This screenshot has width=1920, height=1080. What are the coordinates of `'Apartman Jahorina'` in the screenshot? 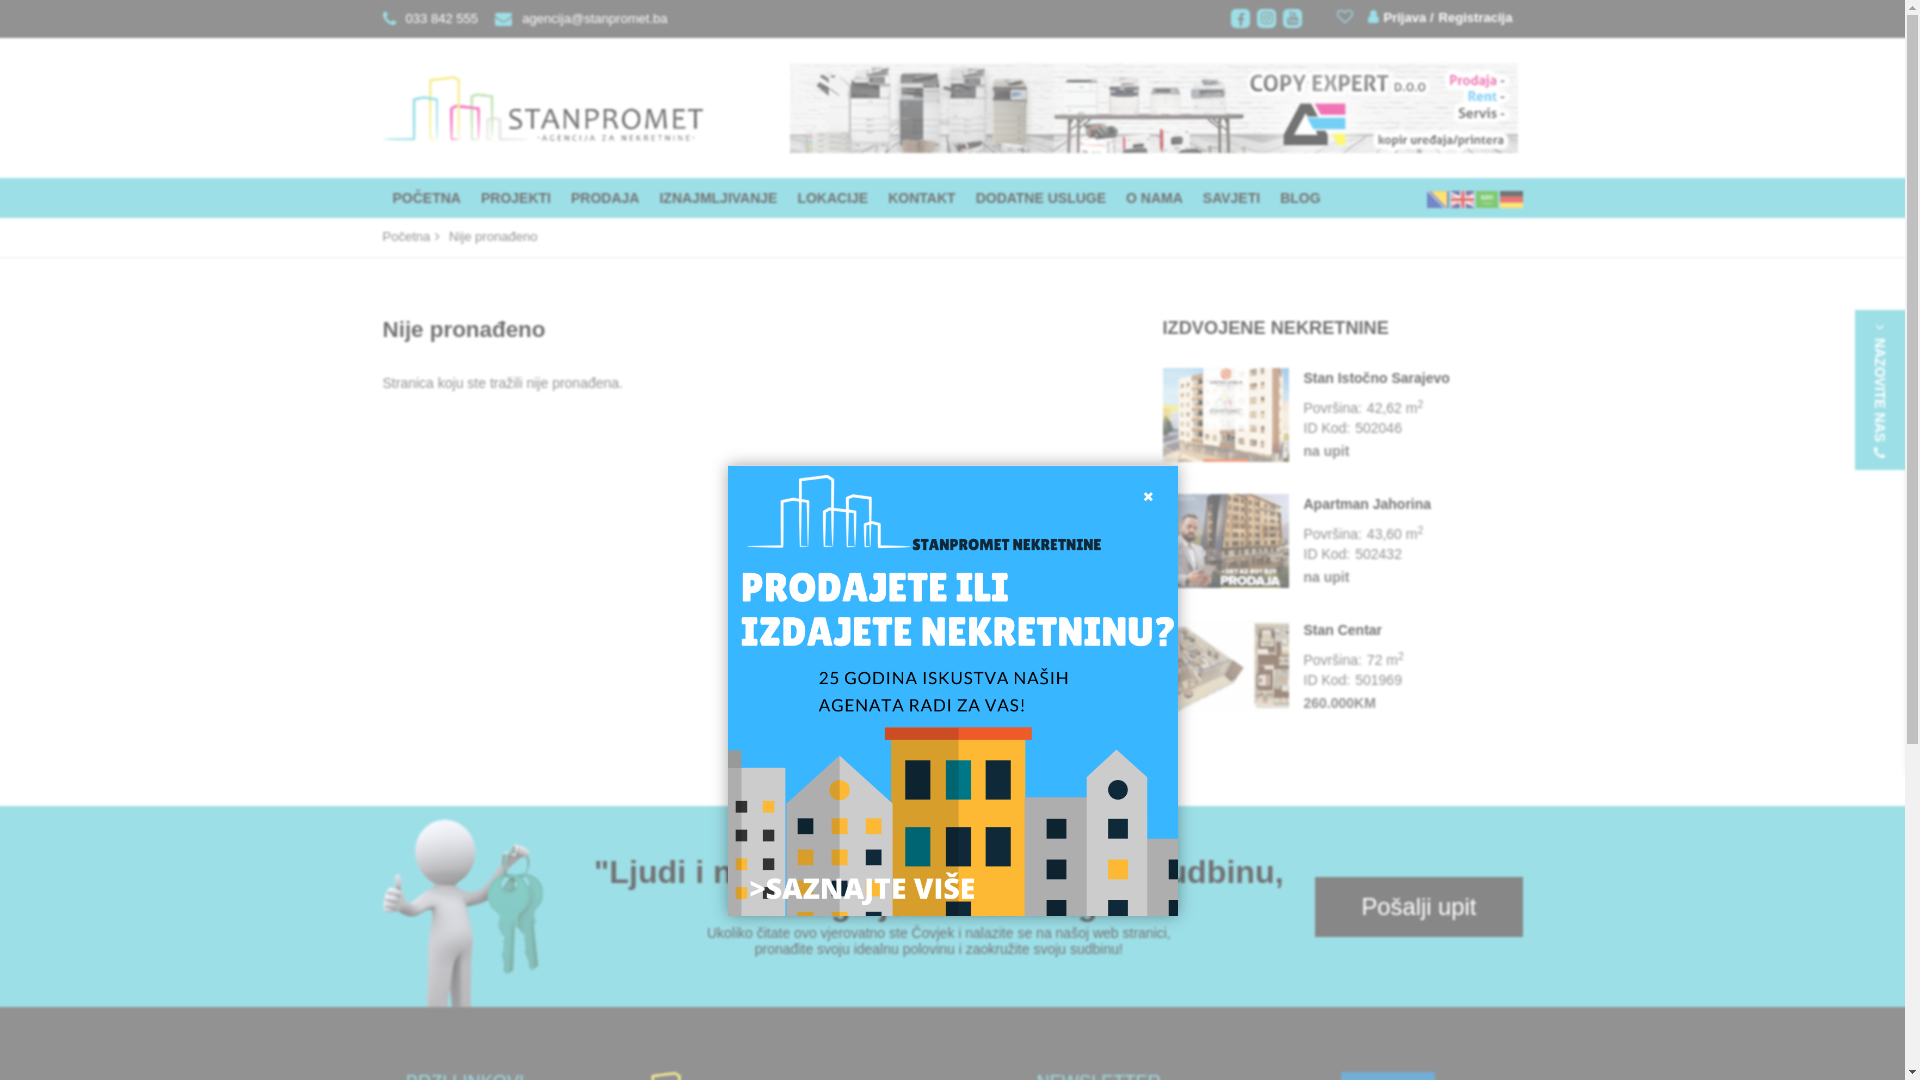 It's located at (1304, 503).